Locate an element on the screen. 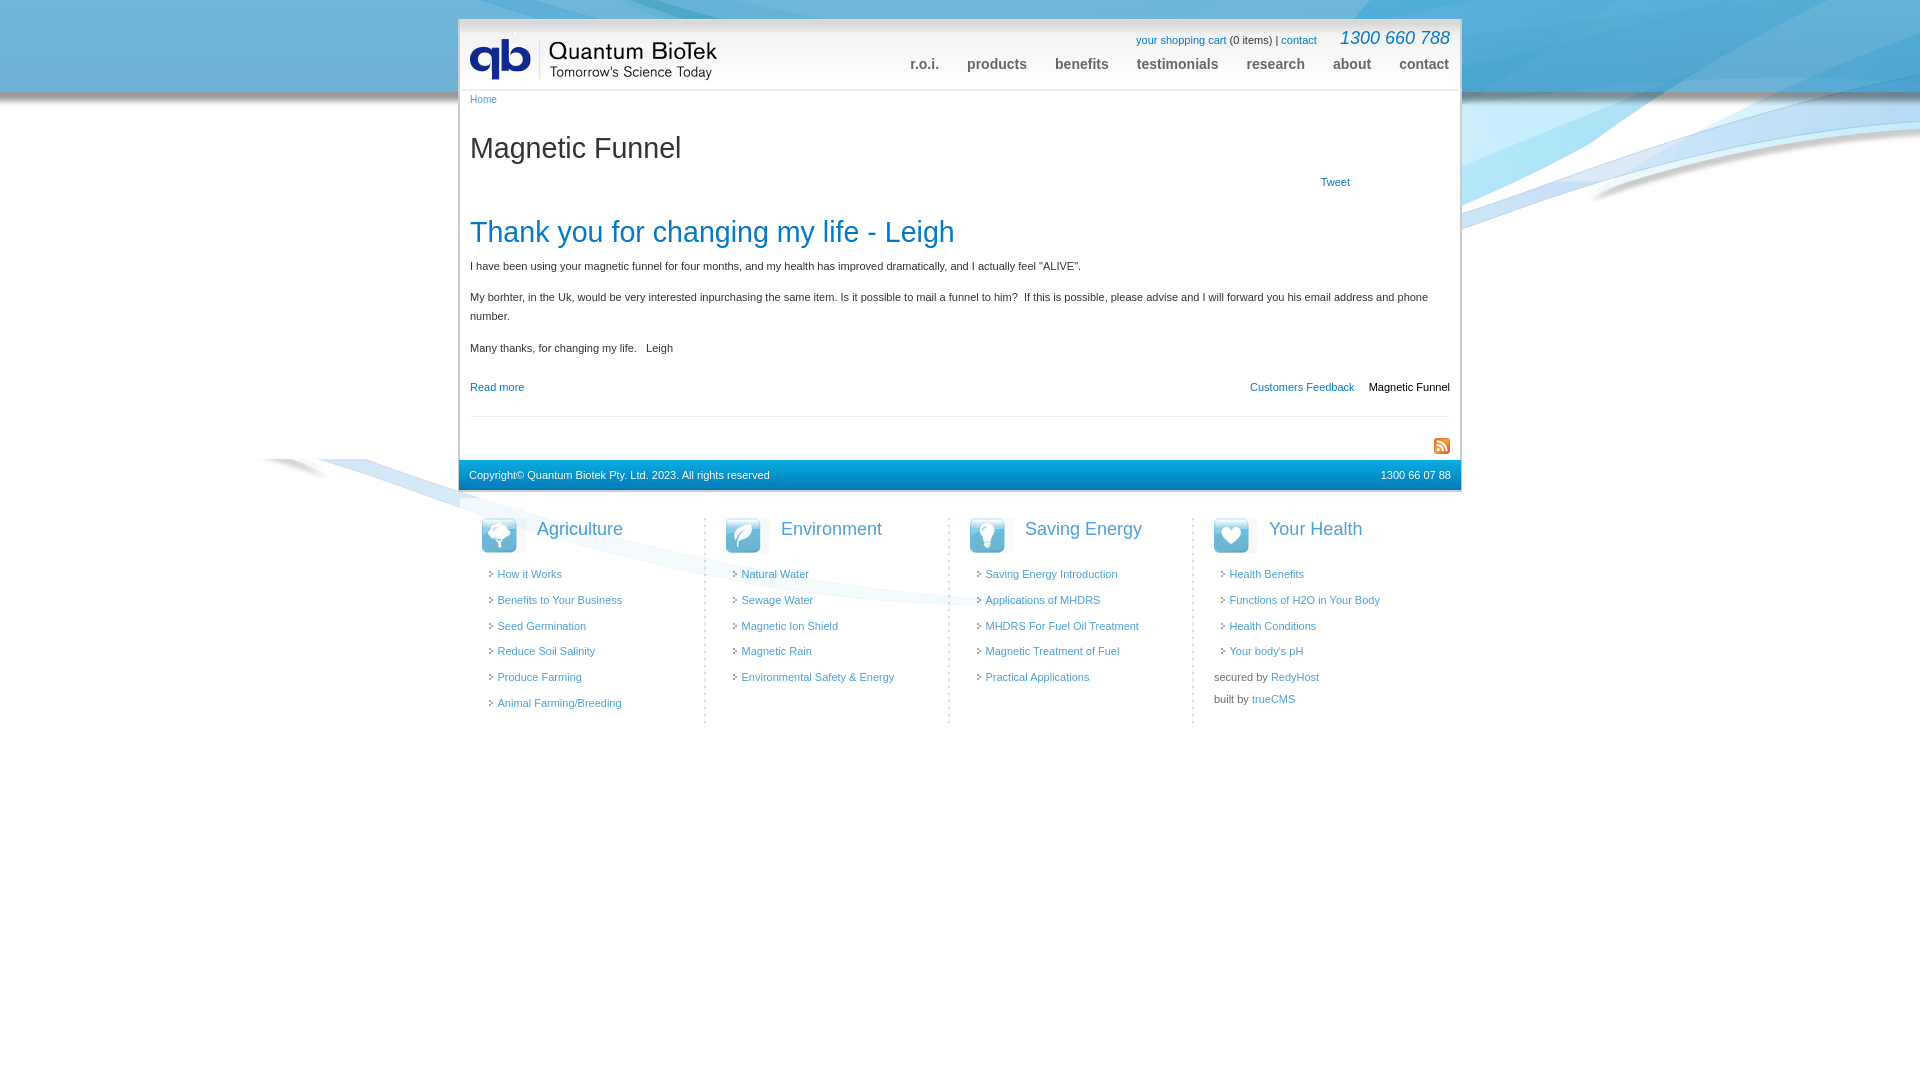  'Tweet' is located at coordinates (1335, 182).